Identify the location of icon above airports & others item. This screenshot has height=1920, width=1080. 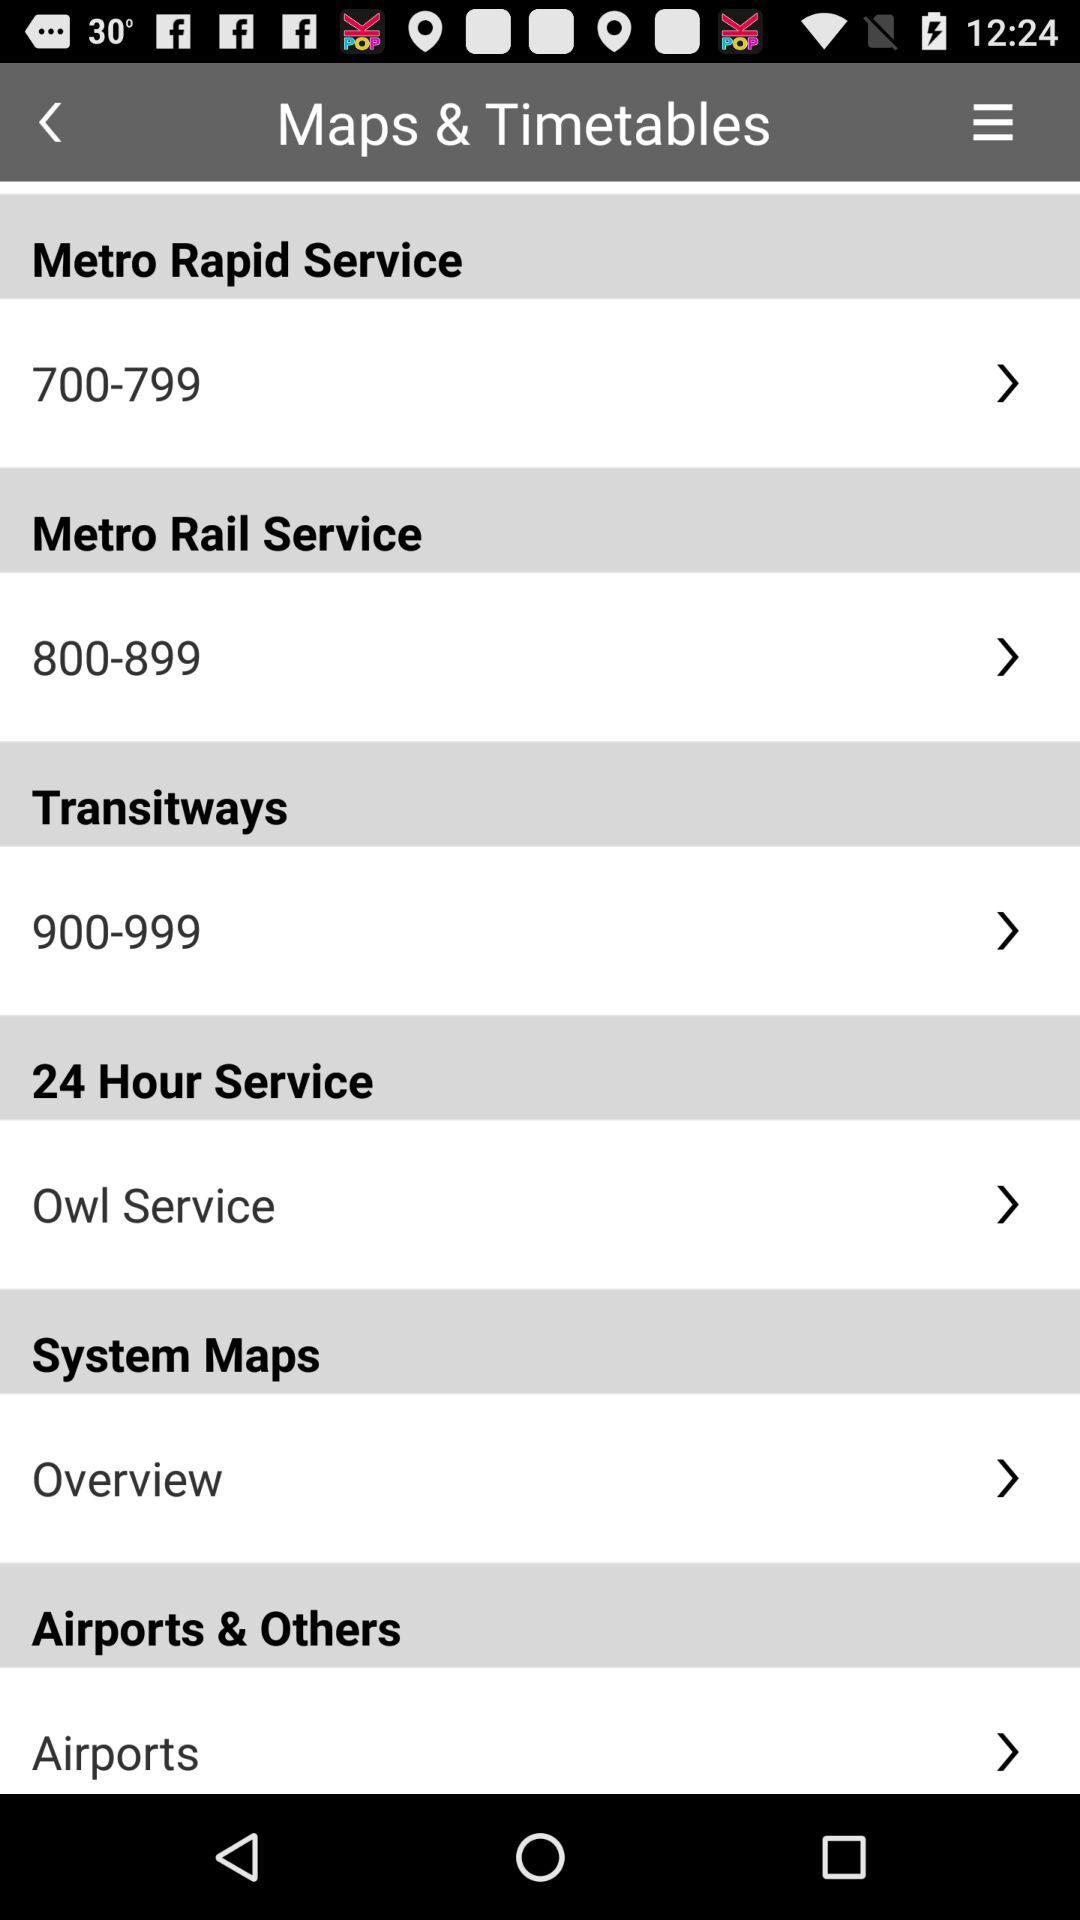
(495, 1477).